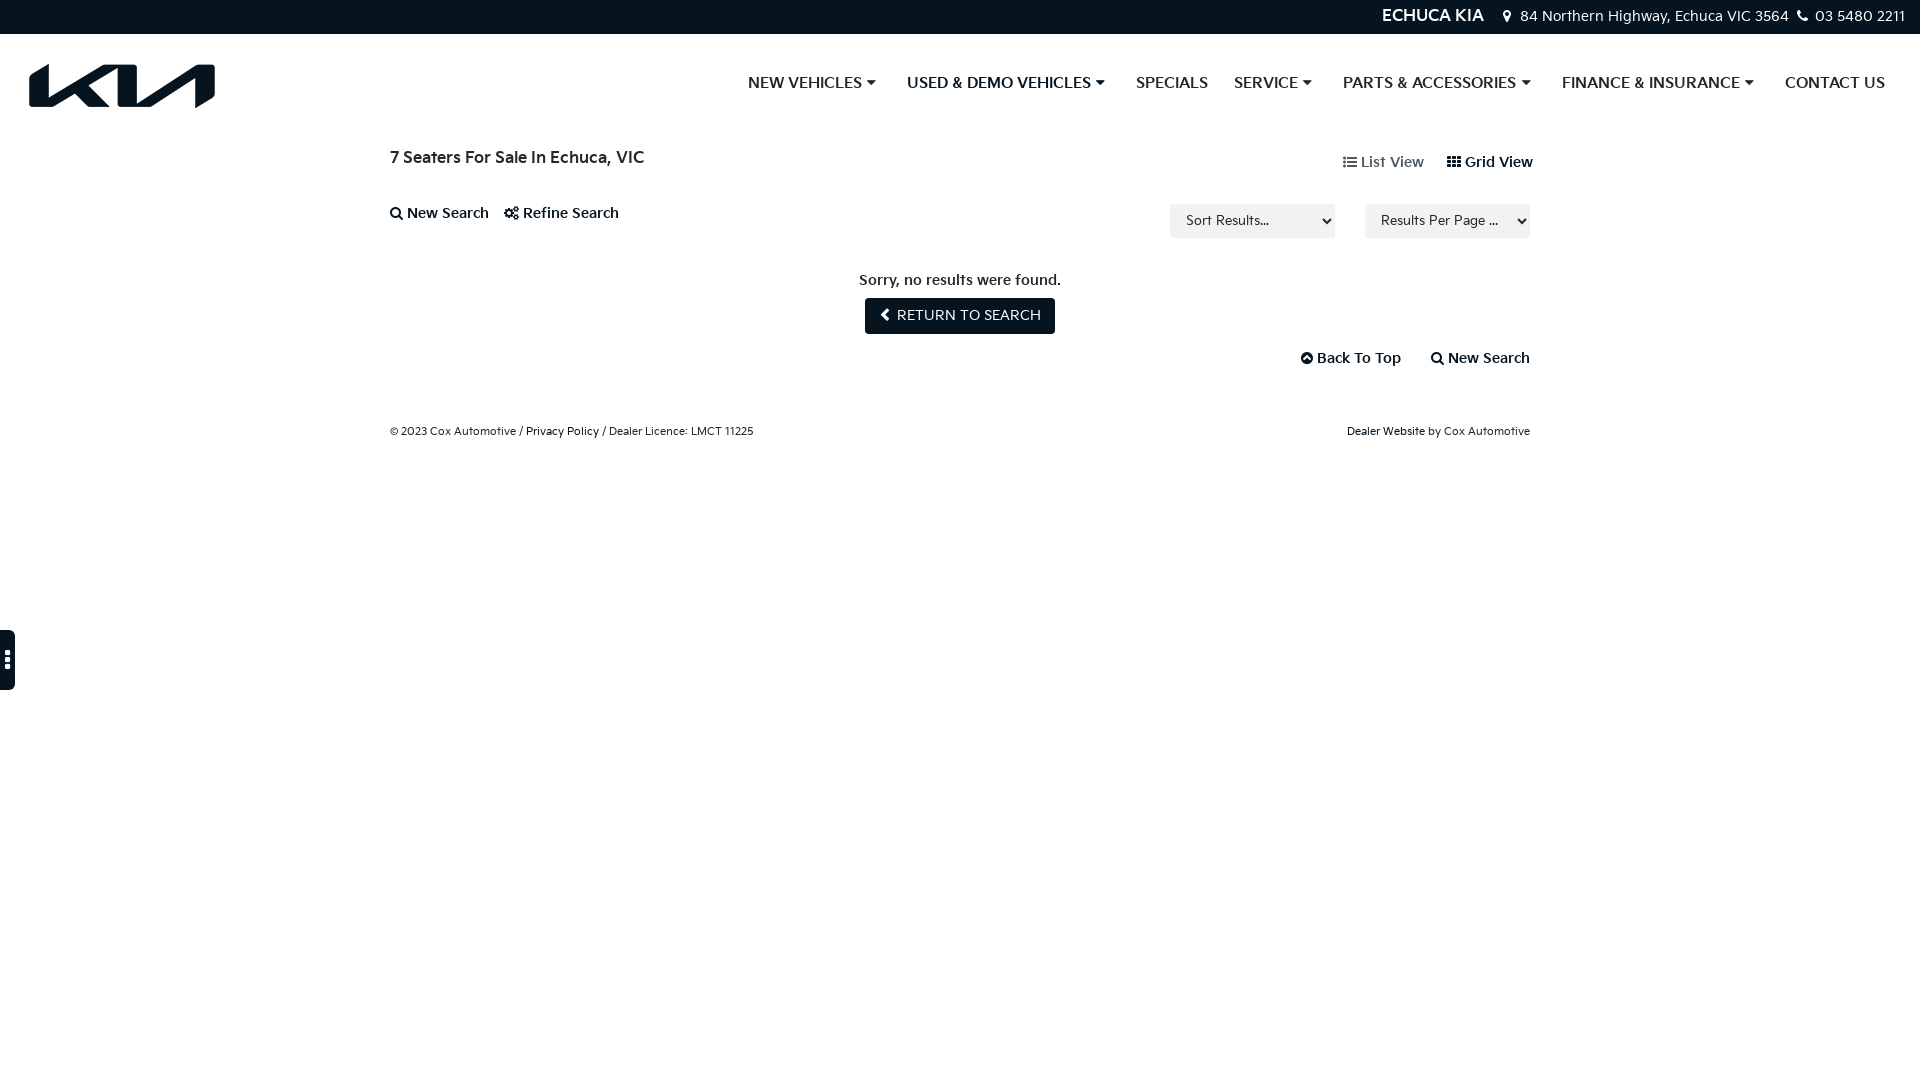 This screenshot has width=1920, height=1080. Describe the element at coordinates (1274, 83) in the screenshot. I see `'SERVICE'` at that location.